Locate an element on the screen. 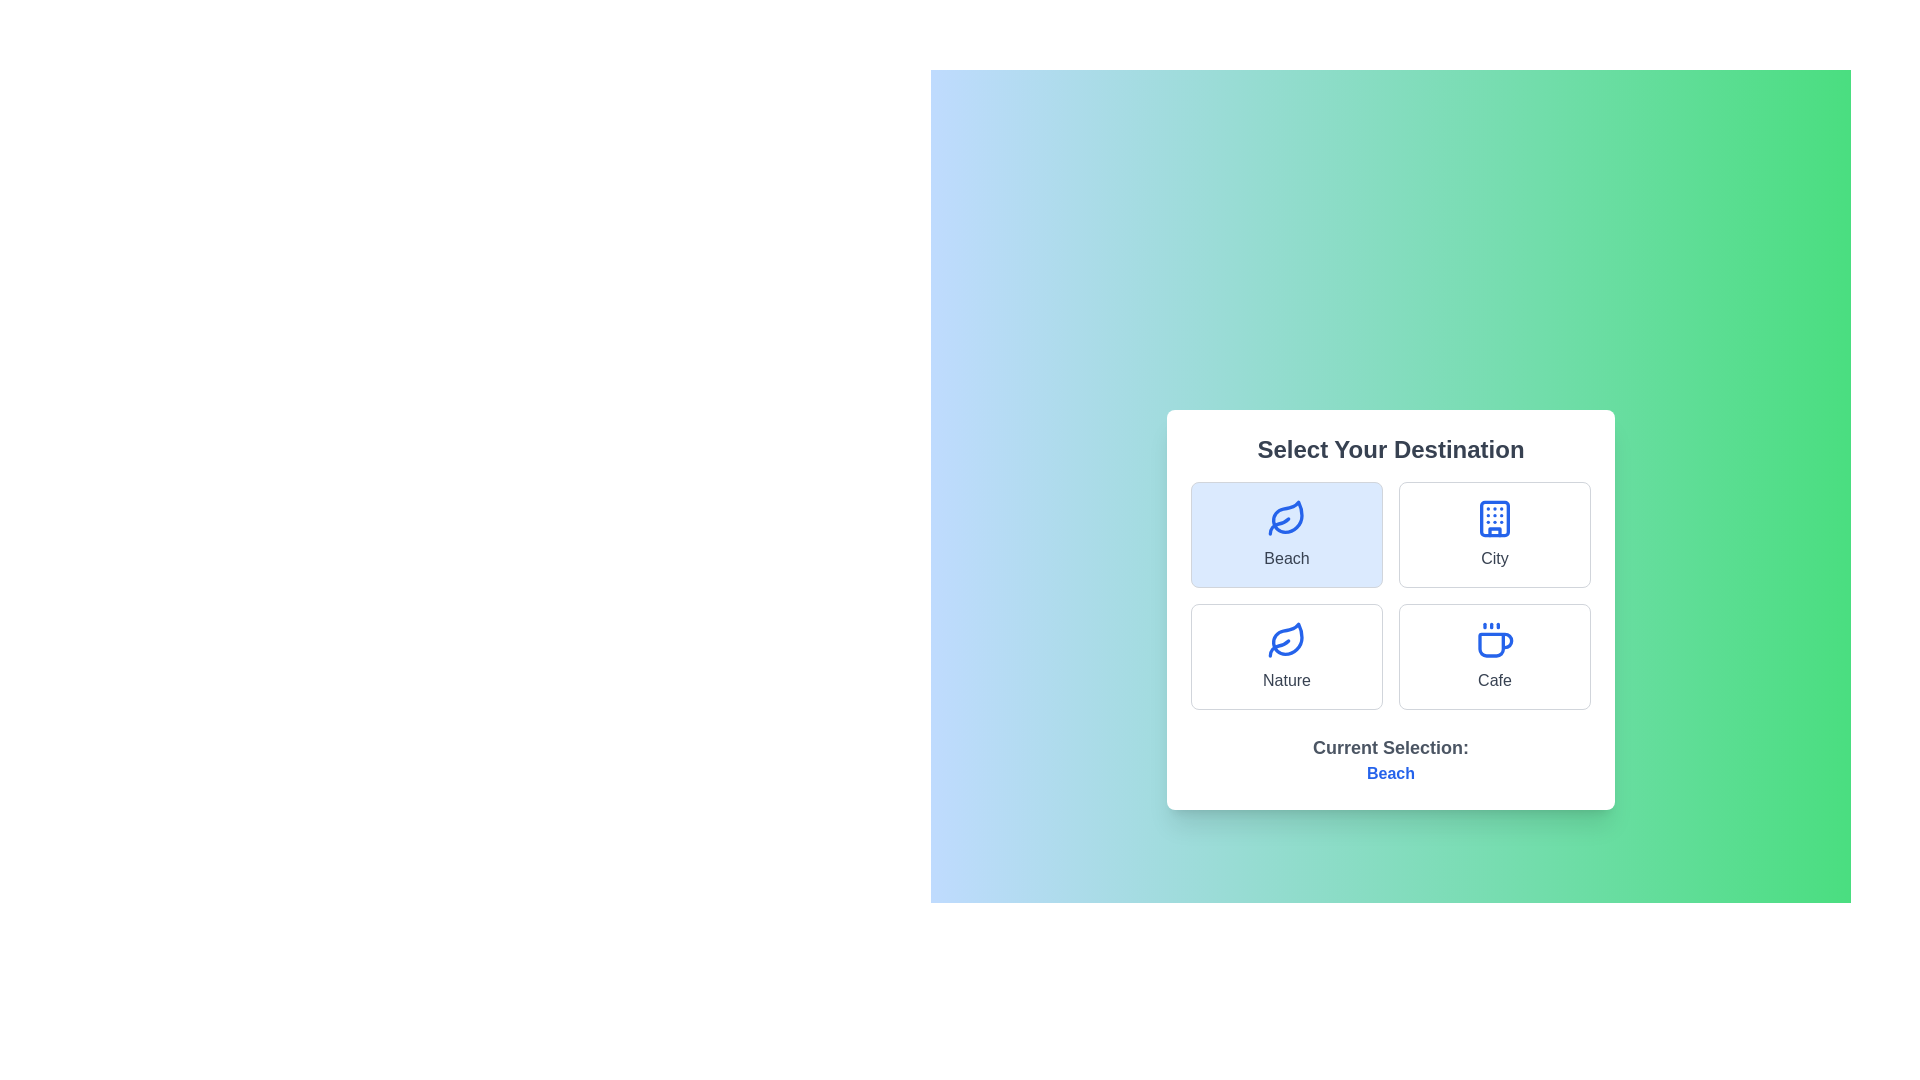 The image size is (1920, 1080). the Nature option to observe the visual feedback is located at coordinates (1286, 656).